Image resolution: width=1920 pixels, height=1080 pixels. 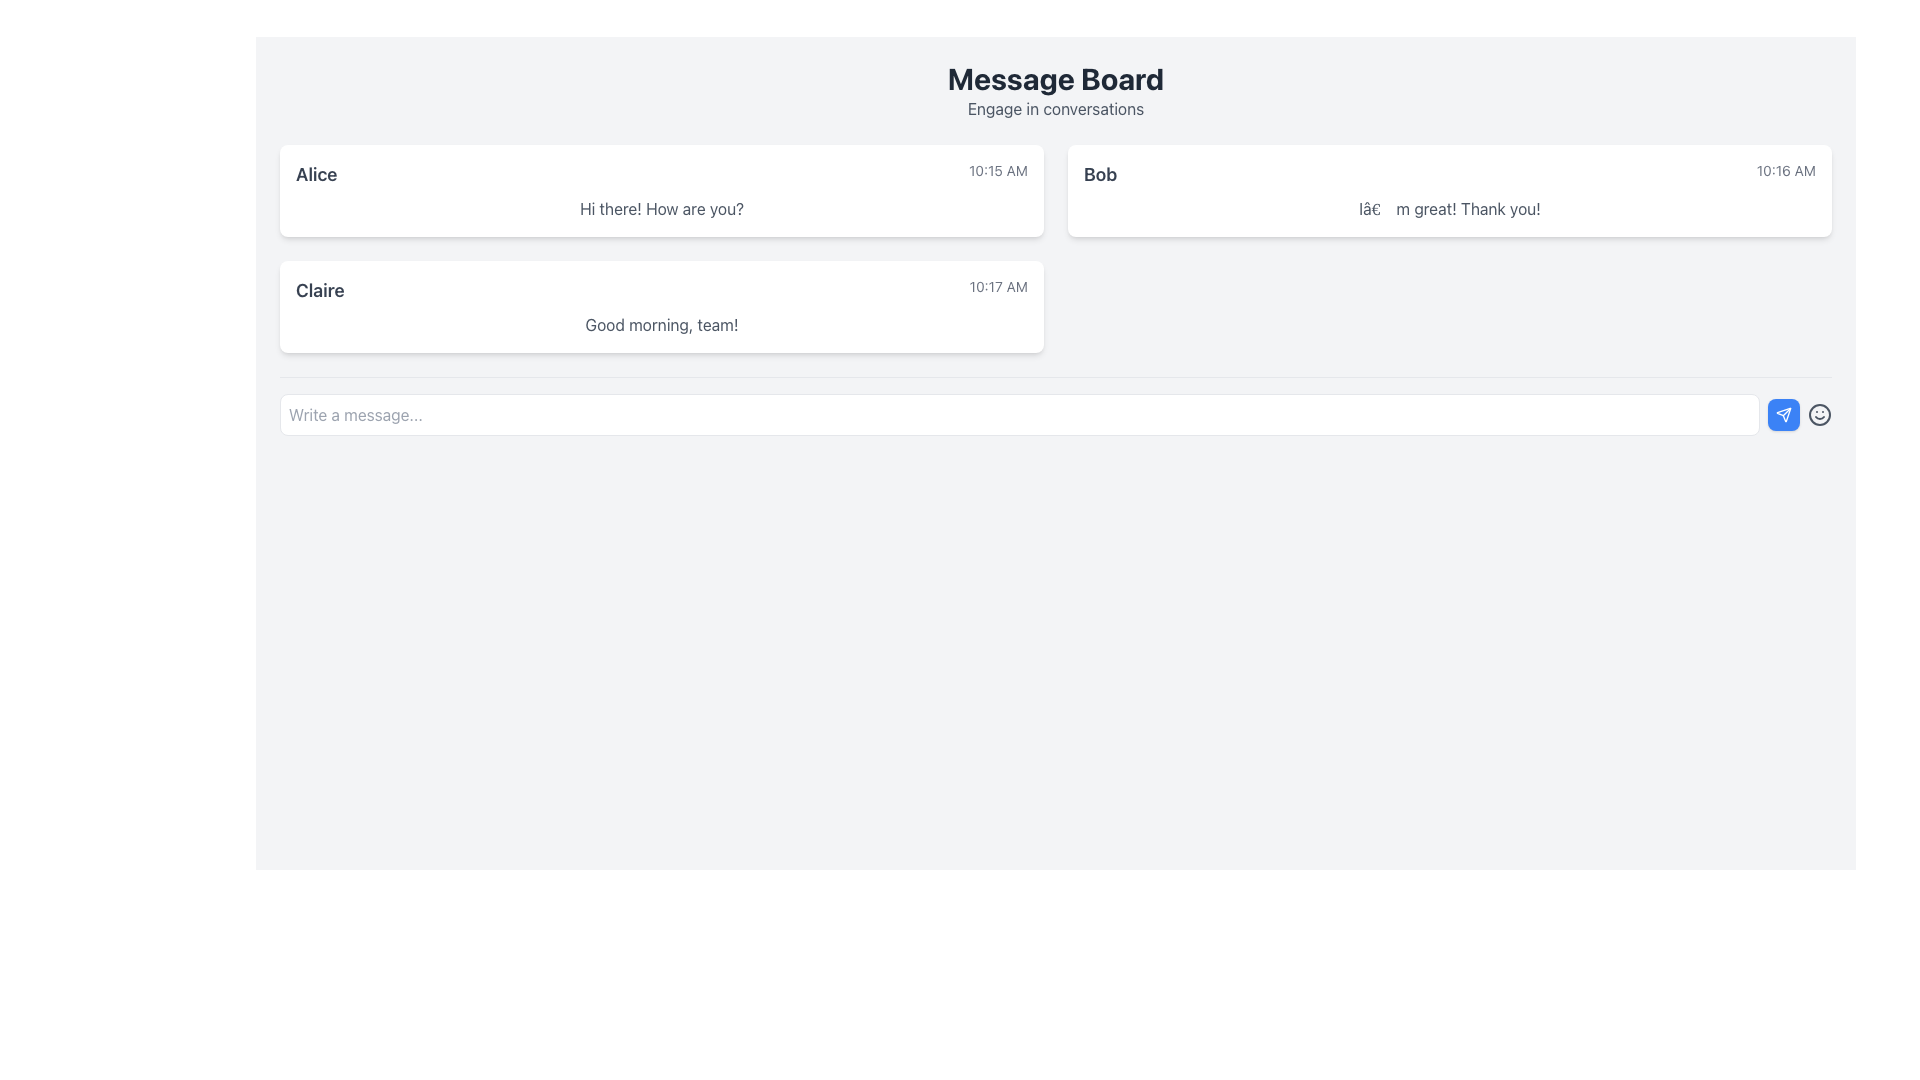 What do you see at coordinates (1784, 414) in the screenshot?
I see `the 'Send' button located in the bottom right corner of the input interface` at bounding box center [1784, 414].